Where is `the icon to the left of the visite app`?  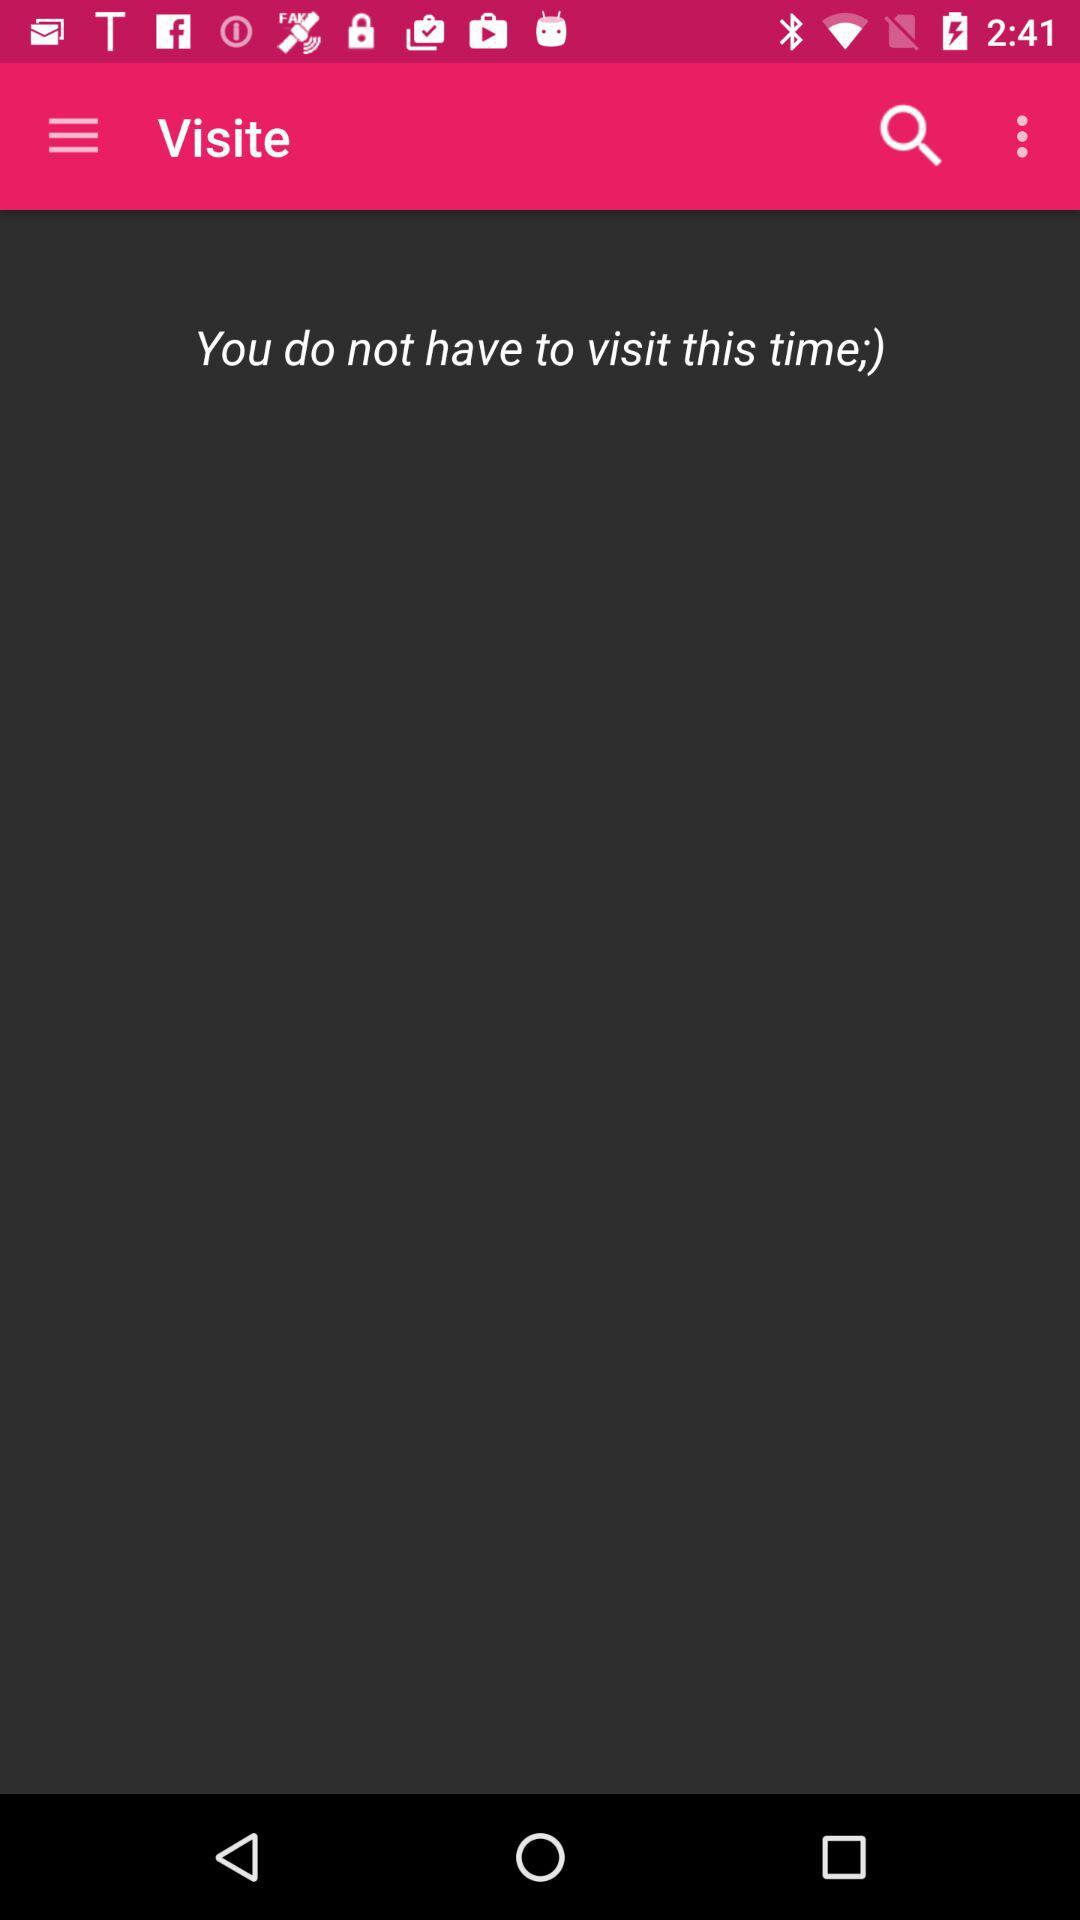
the icon to the left of the visite app is located at coordinates (72, 135).